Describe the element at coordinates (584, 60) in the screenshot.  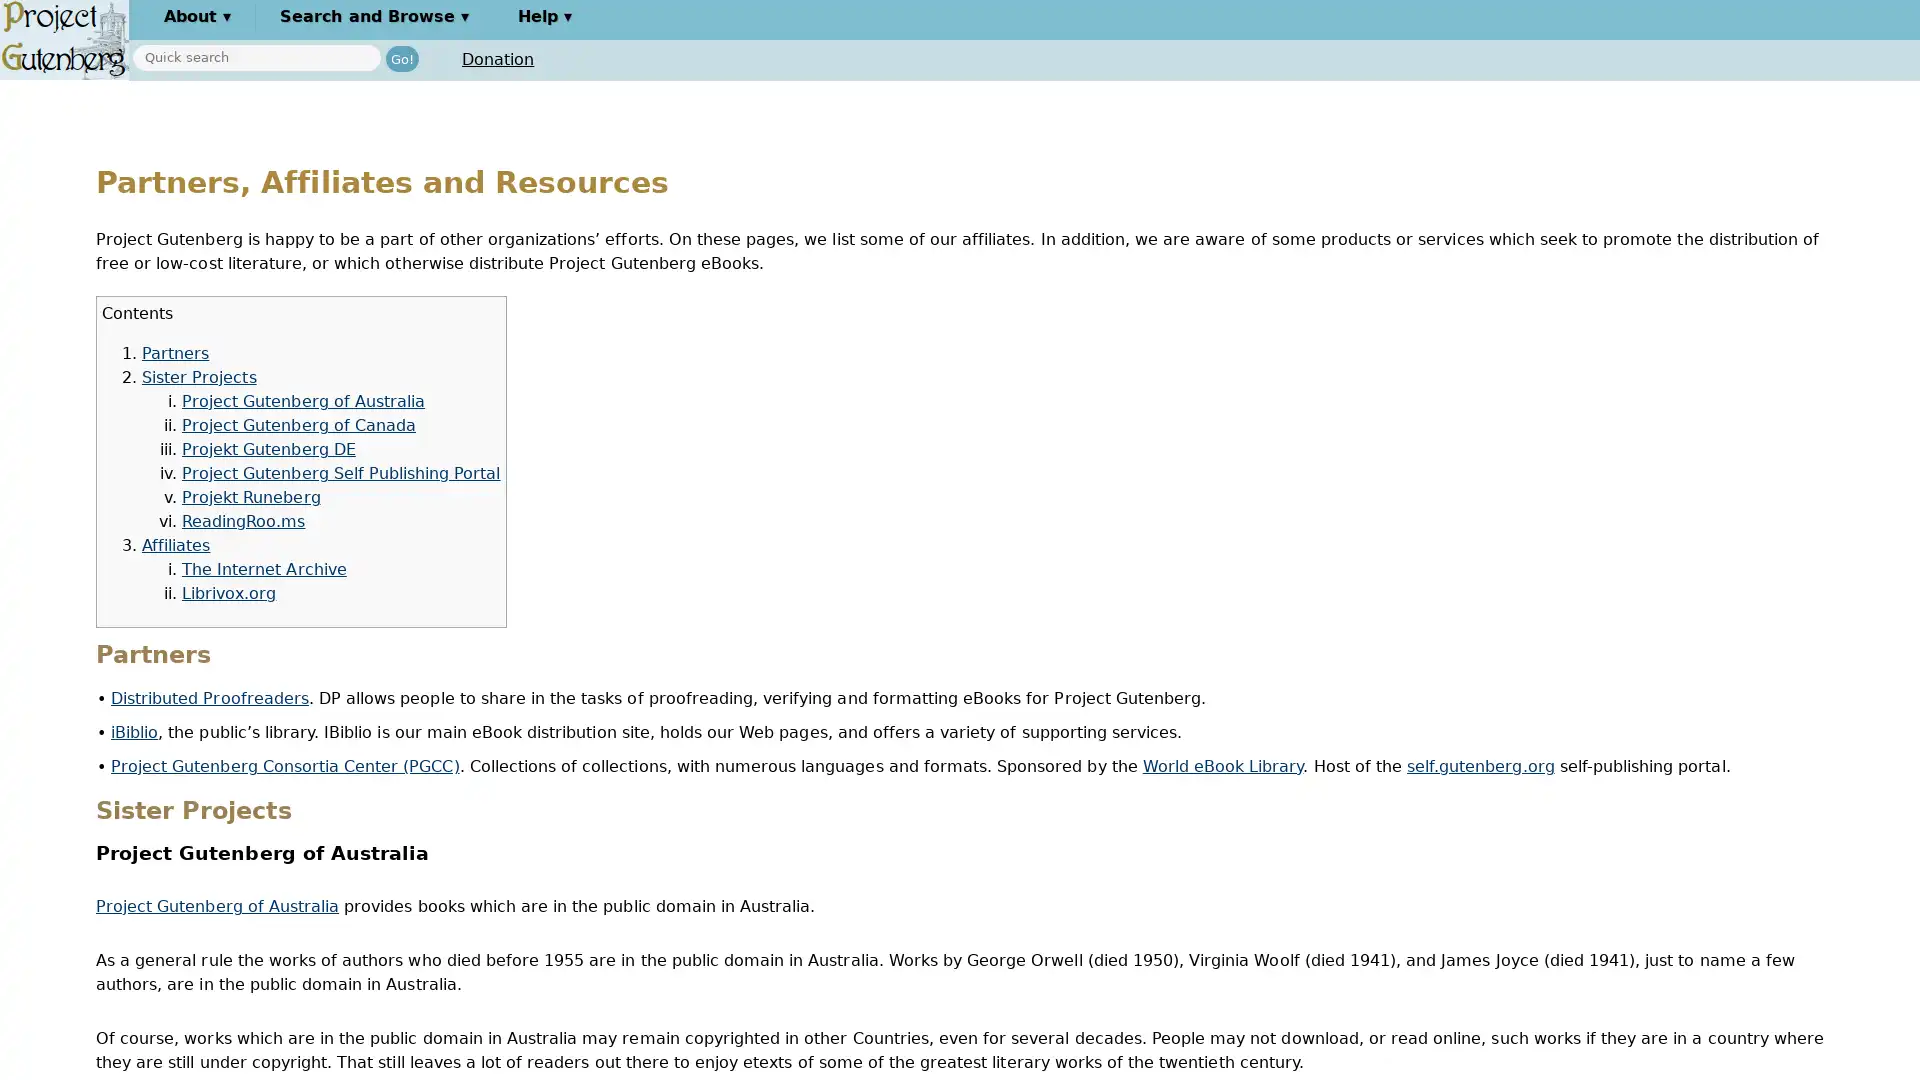
I see `Donate via PayPal` at that location.